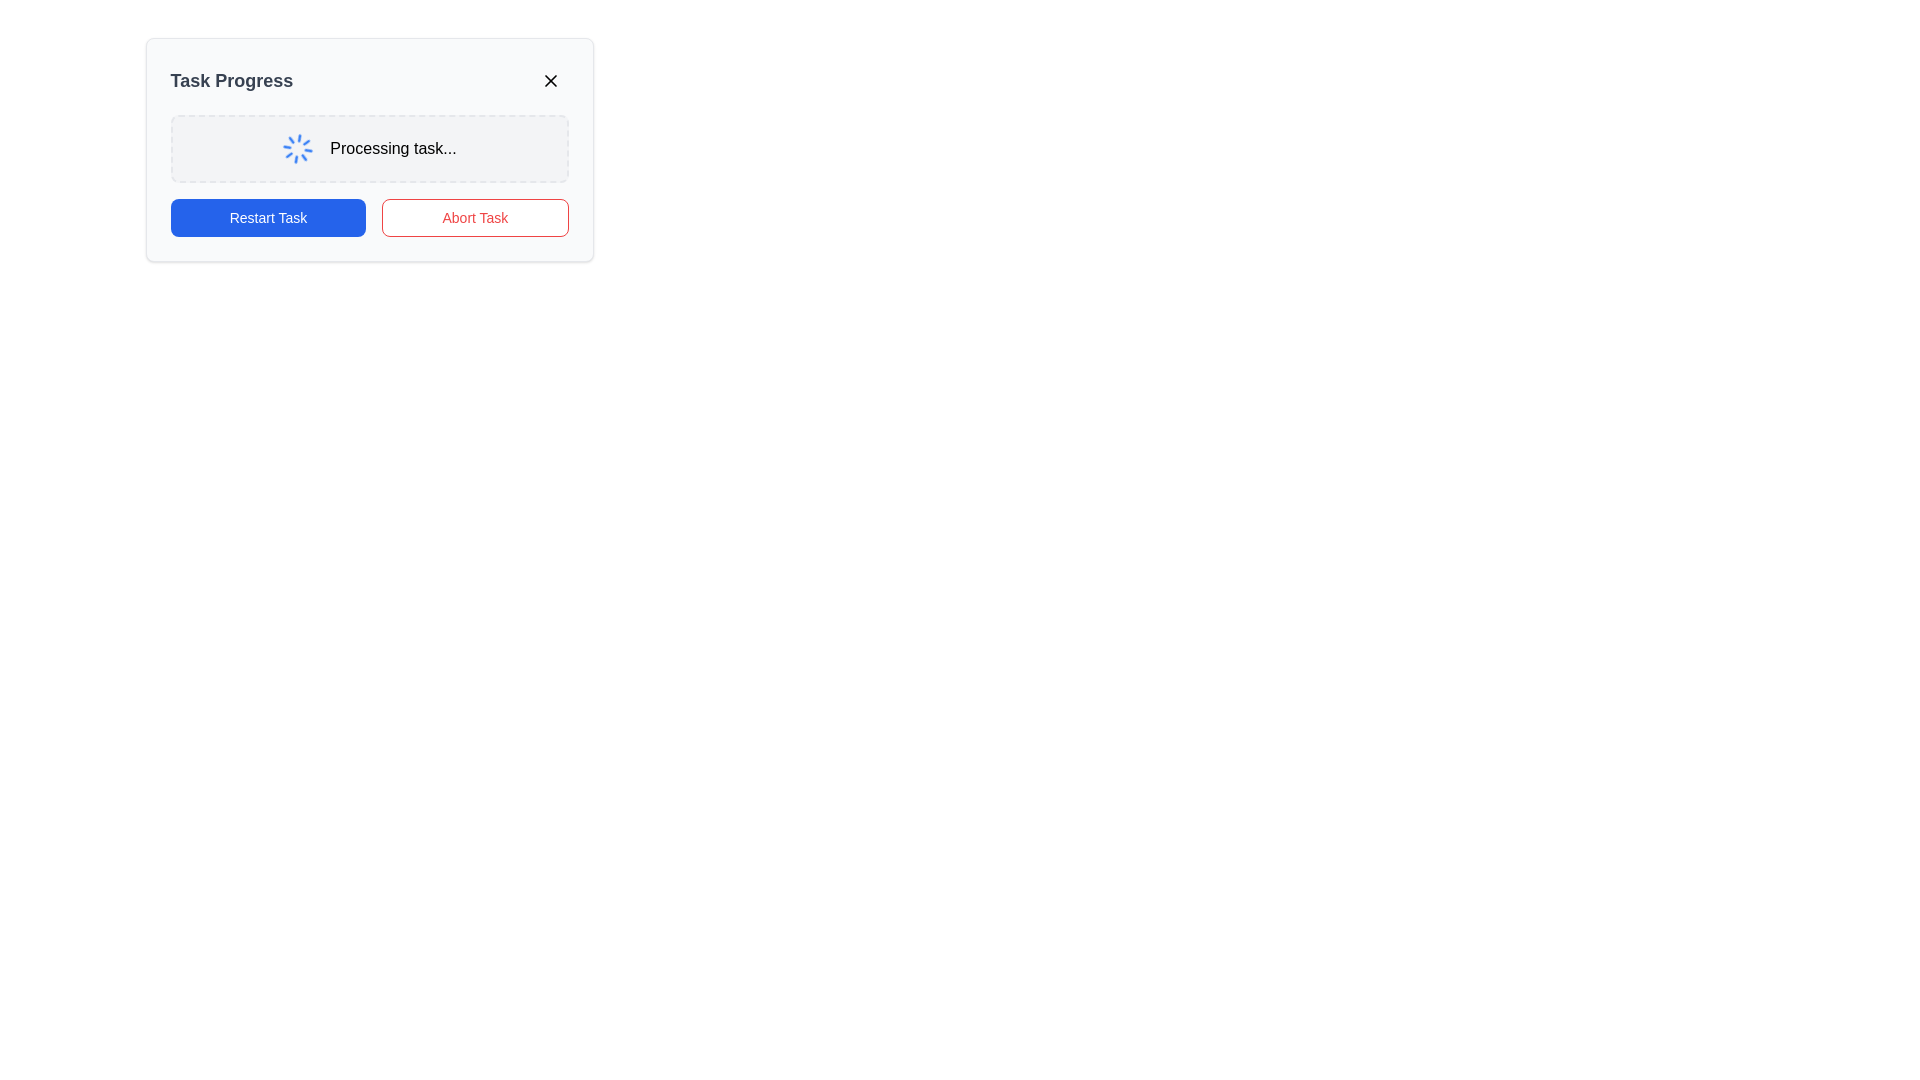 The height and width of the screenshot is (1080, 1920). I want to click on the static text label that displays the status of an ongoing task, located to the right of the circular loader animation in the 'Task Progress' section, so click(393, 148).